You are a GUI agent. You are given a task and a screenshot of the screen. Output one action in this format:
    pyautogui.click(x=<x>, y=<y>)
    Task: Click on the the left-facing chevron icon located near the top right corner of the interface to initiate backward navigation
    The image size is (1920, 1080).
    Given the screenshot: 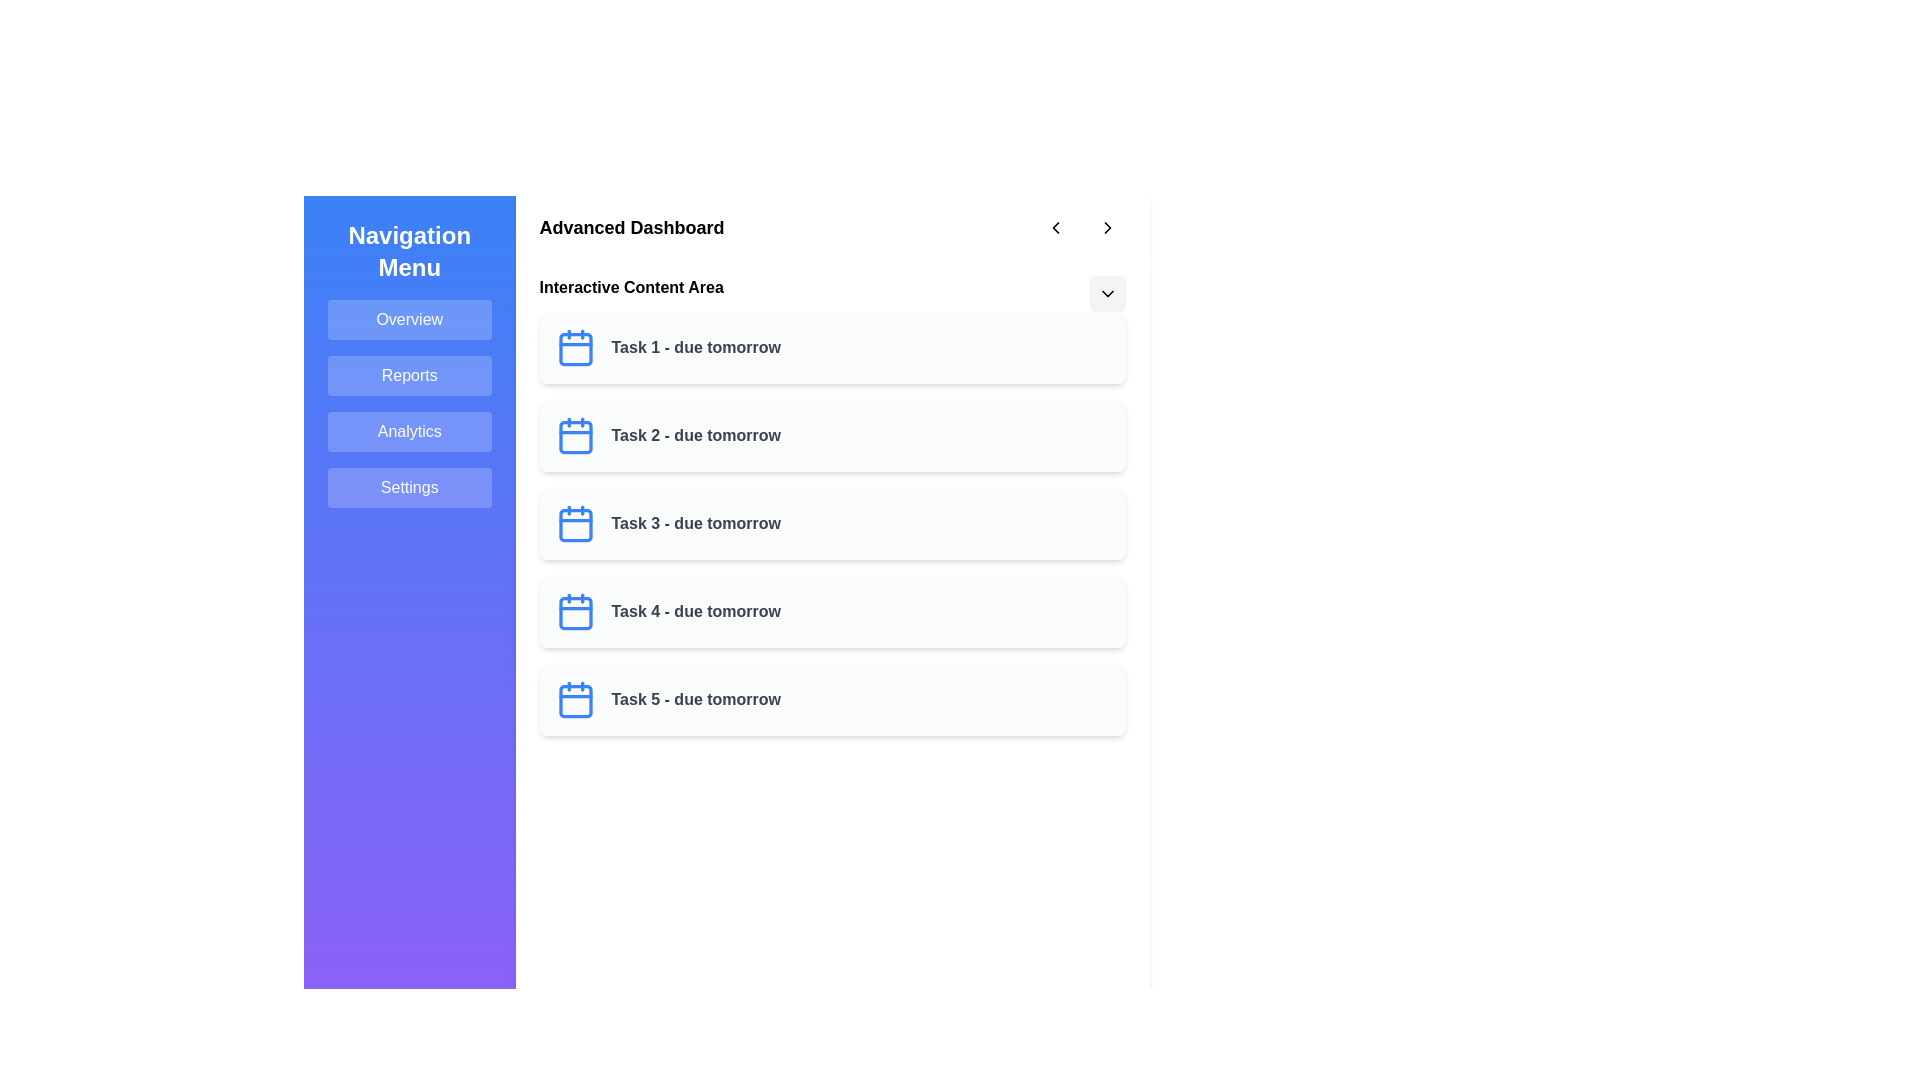 What is the action you would take?
    pyautogui.click(x=1055, y=226)
    